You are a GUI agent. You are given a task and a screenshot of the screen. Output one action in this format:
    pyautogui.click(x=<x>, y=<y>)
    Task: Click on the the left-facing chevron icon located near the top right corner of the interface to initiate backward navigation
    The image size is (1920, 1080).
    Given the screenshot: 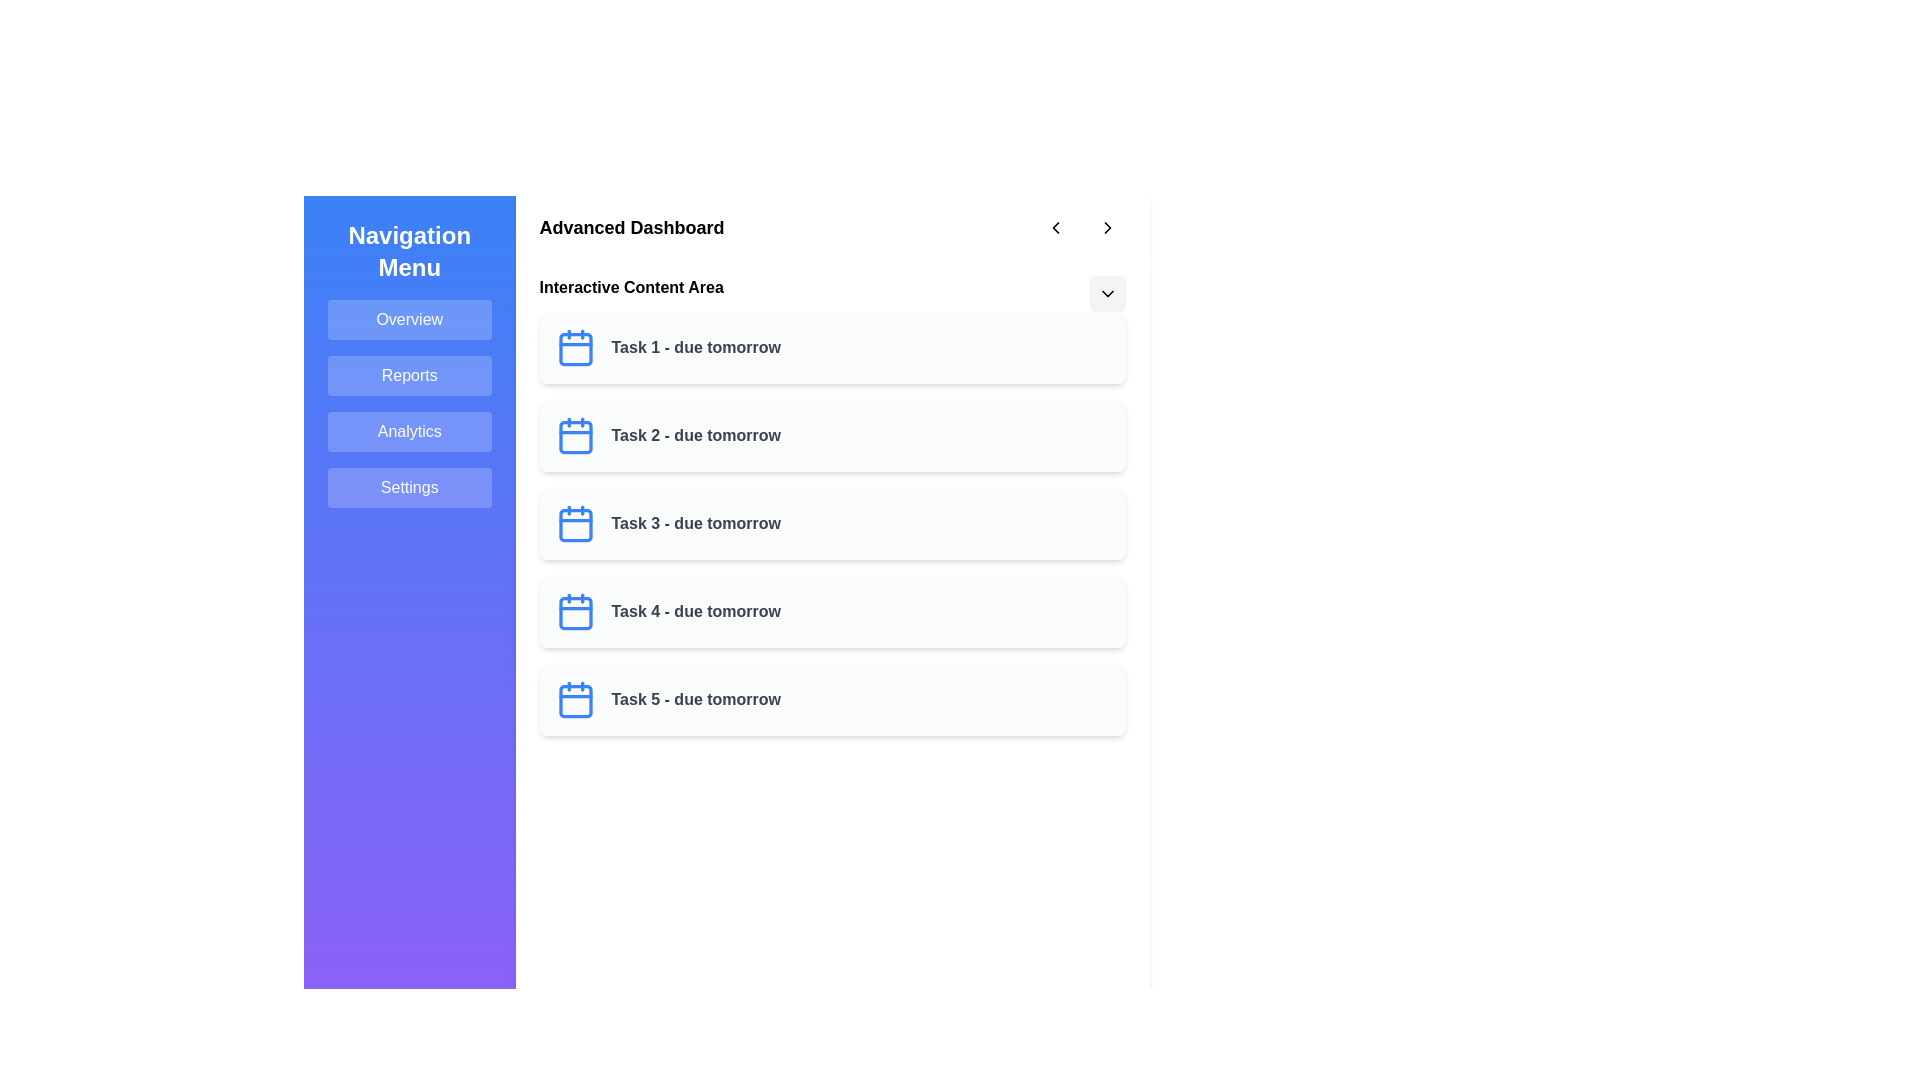 What is the action you would take?
    pyautogui.click(x=1055, y=226)
    